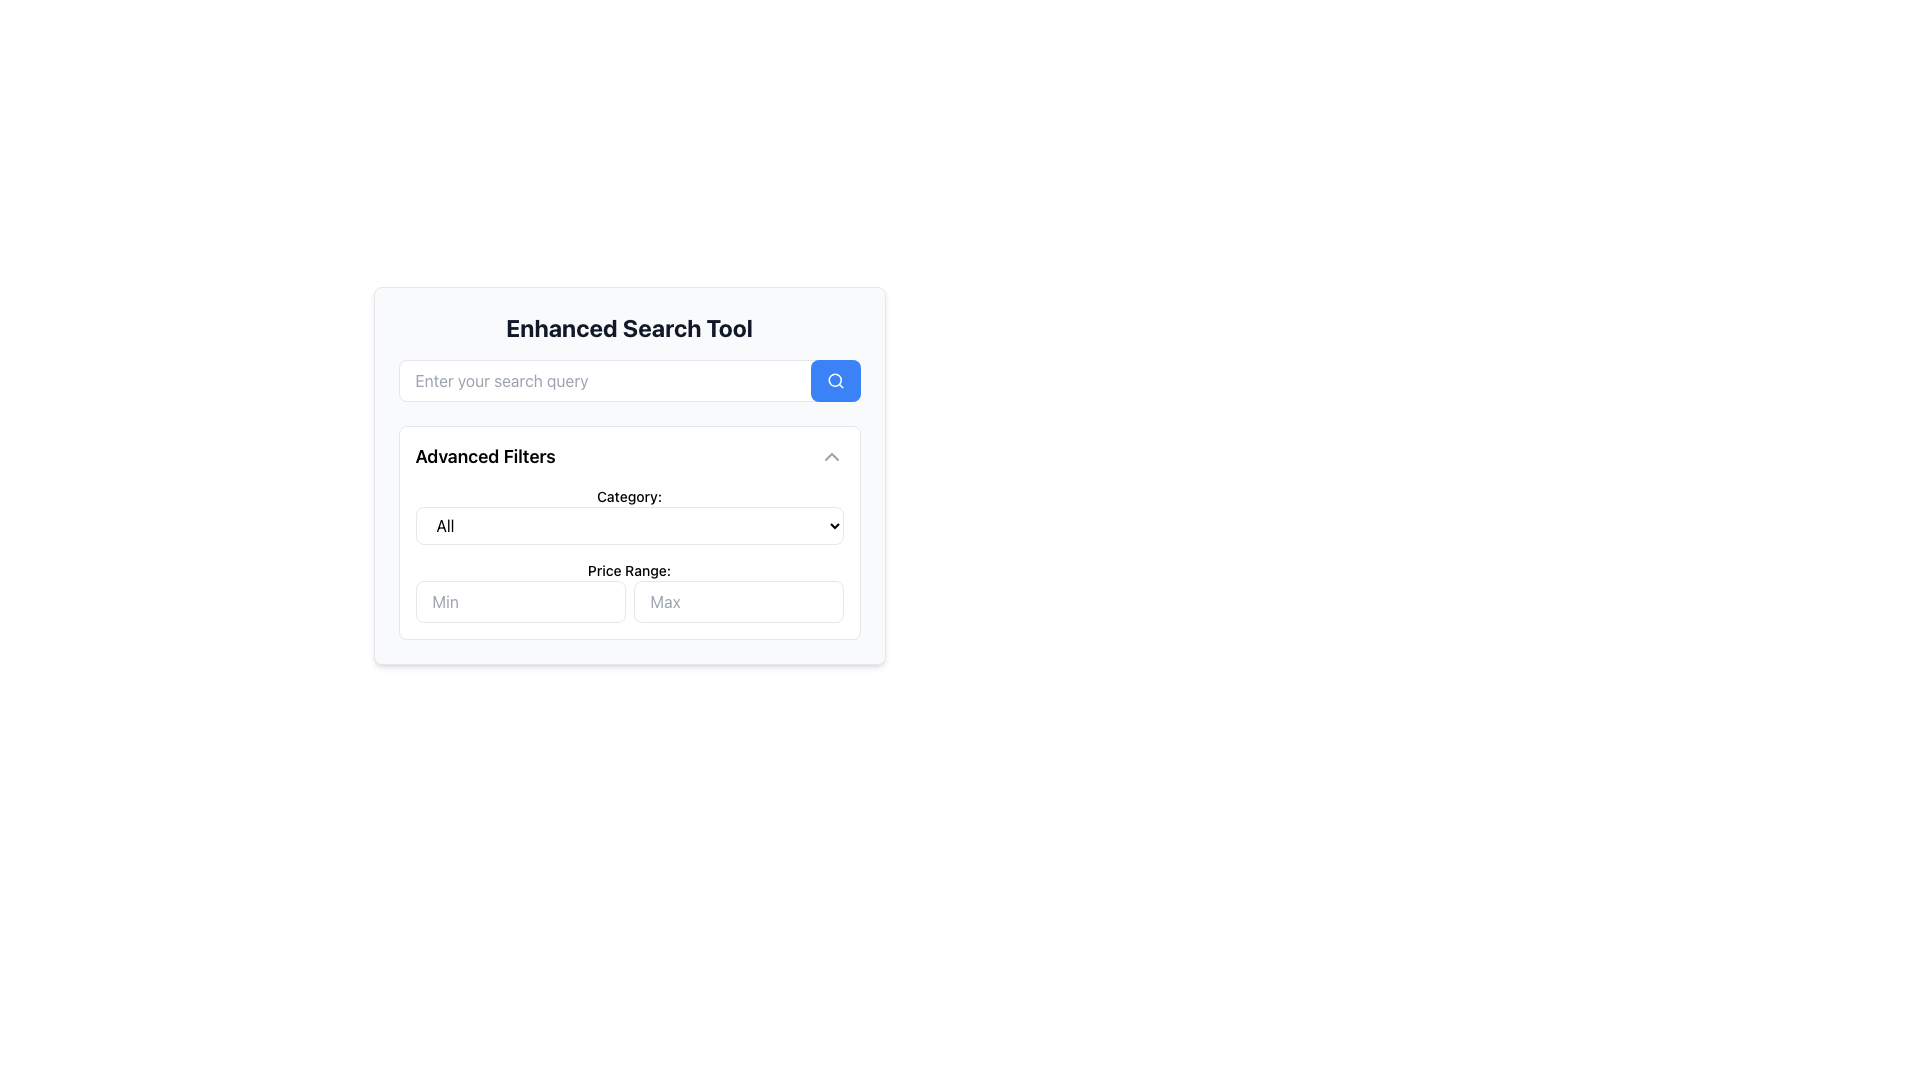  Describe the element at coordinates (834, 380) in the screenshot. I see `the blue circular indicator with a white outline and a blue fill located within the search icon button to the right of the input field labeled 'Enter your search query'` at that location.